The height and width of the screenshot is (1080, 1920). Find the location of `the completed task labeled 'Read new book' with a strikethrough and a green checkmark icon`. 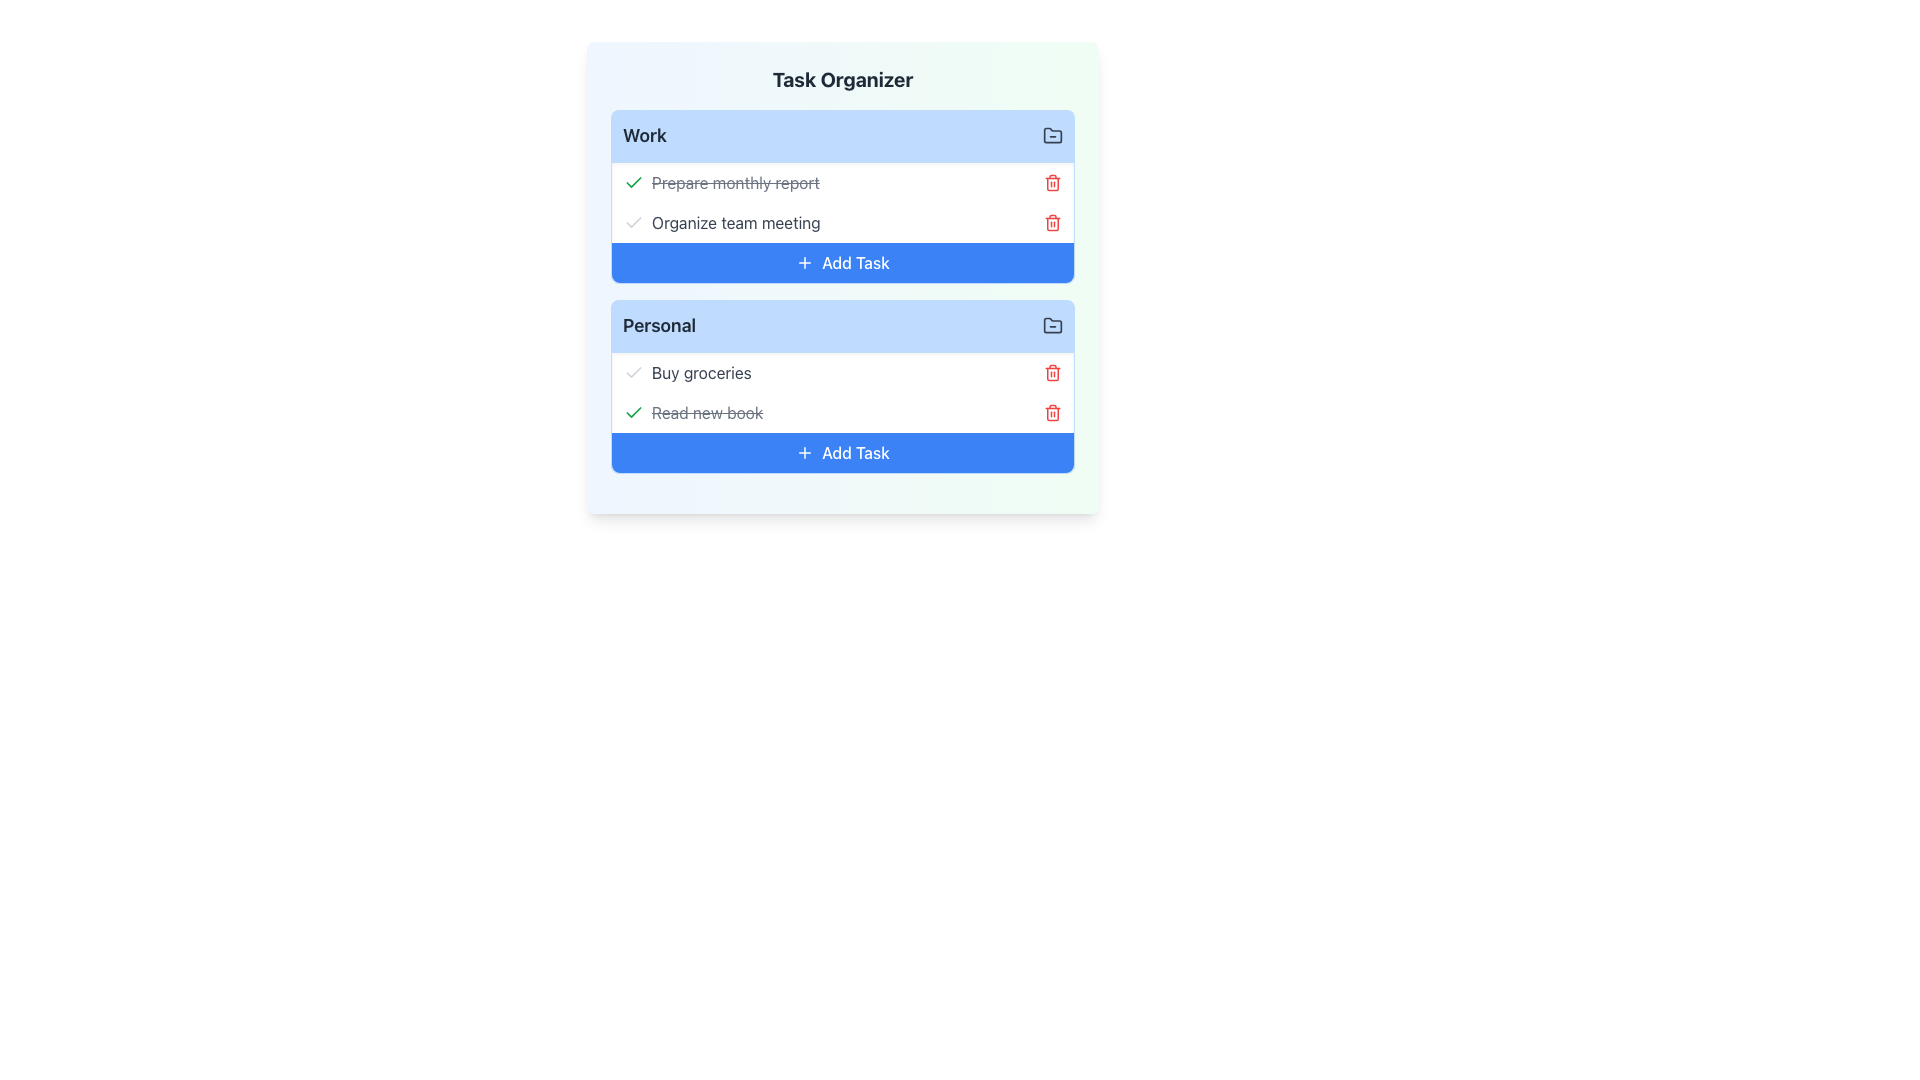

the completed task labeled 'Read new book' with a strikethrough and a green checkmark icon is located at coordinates (693, 411).